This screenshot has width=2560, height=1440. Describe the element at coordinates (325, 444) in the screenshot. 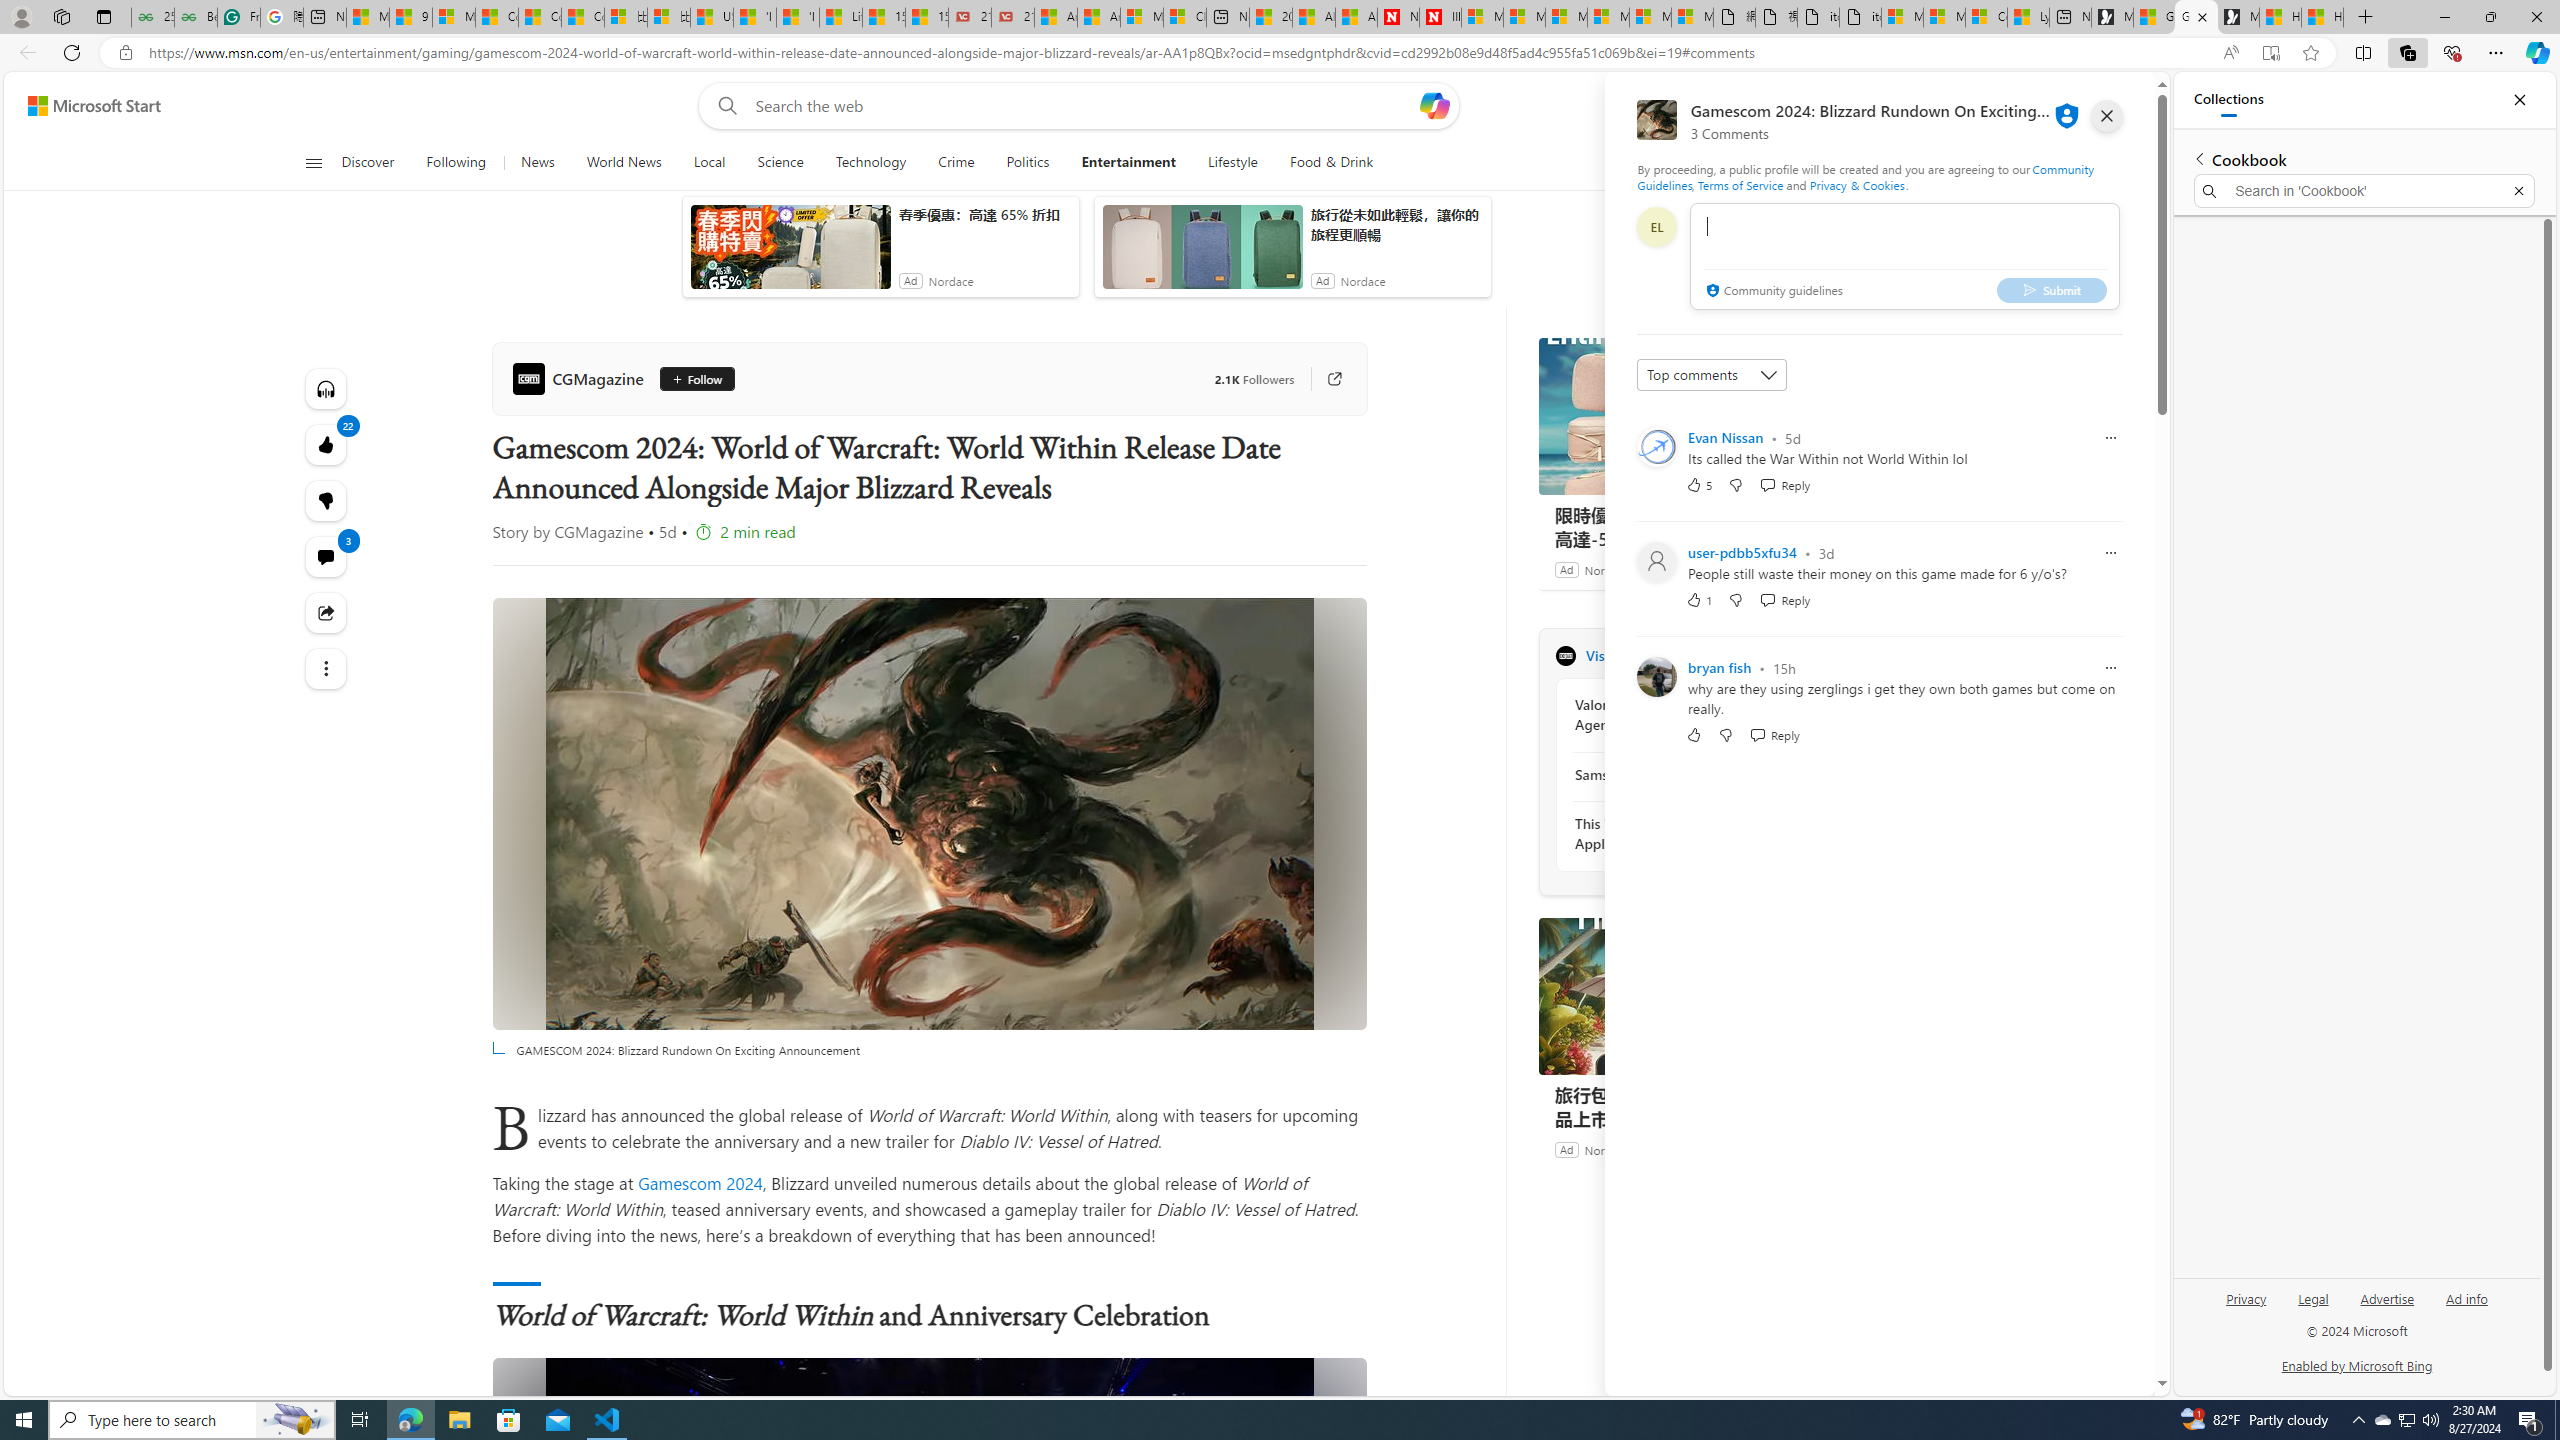

I see `'22 Like'` at that location.